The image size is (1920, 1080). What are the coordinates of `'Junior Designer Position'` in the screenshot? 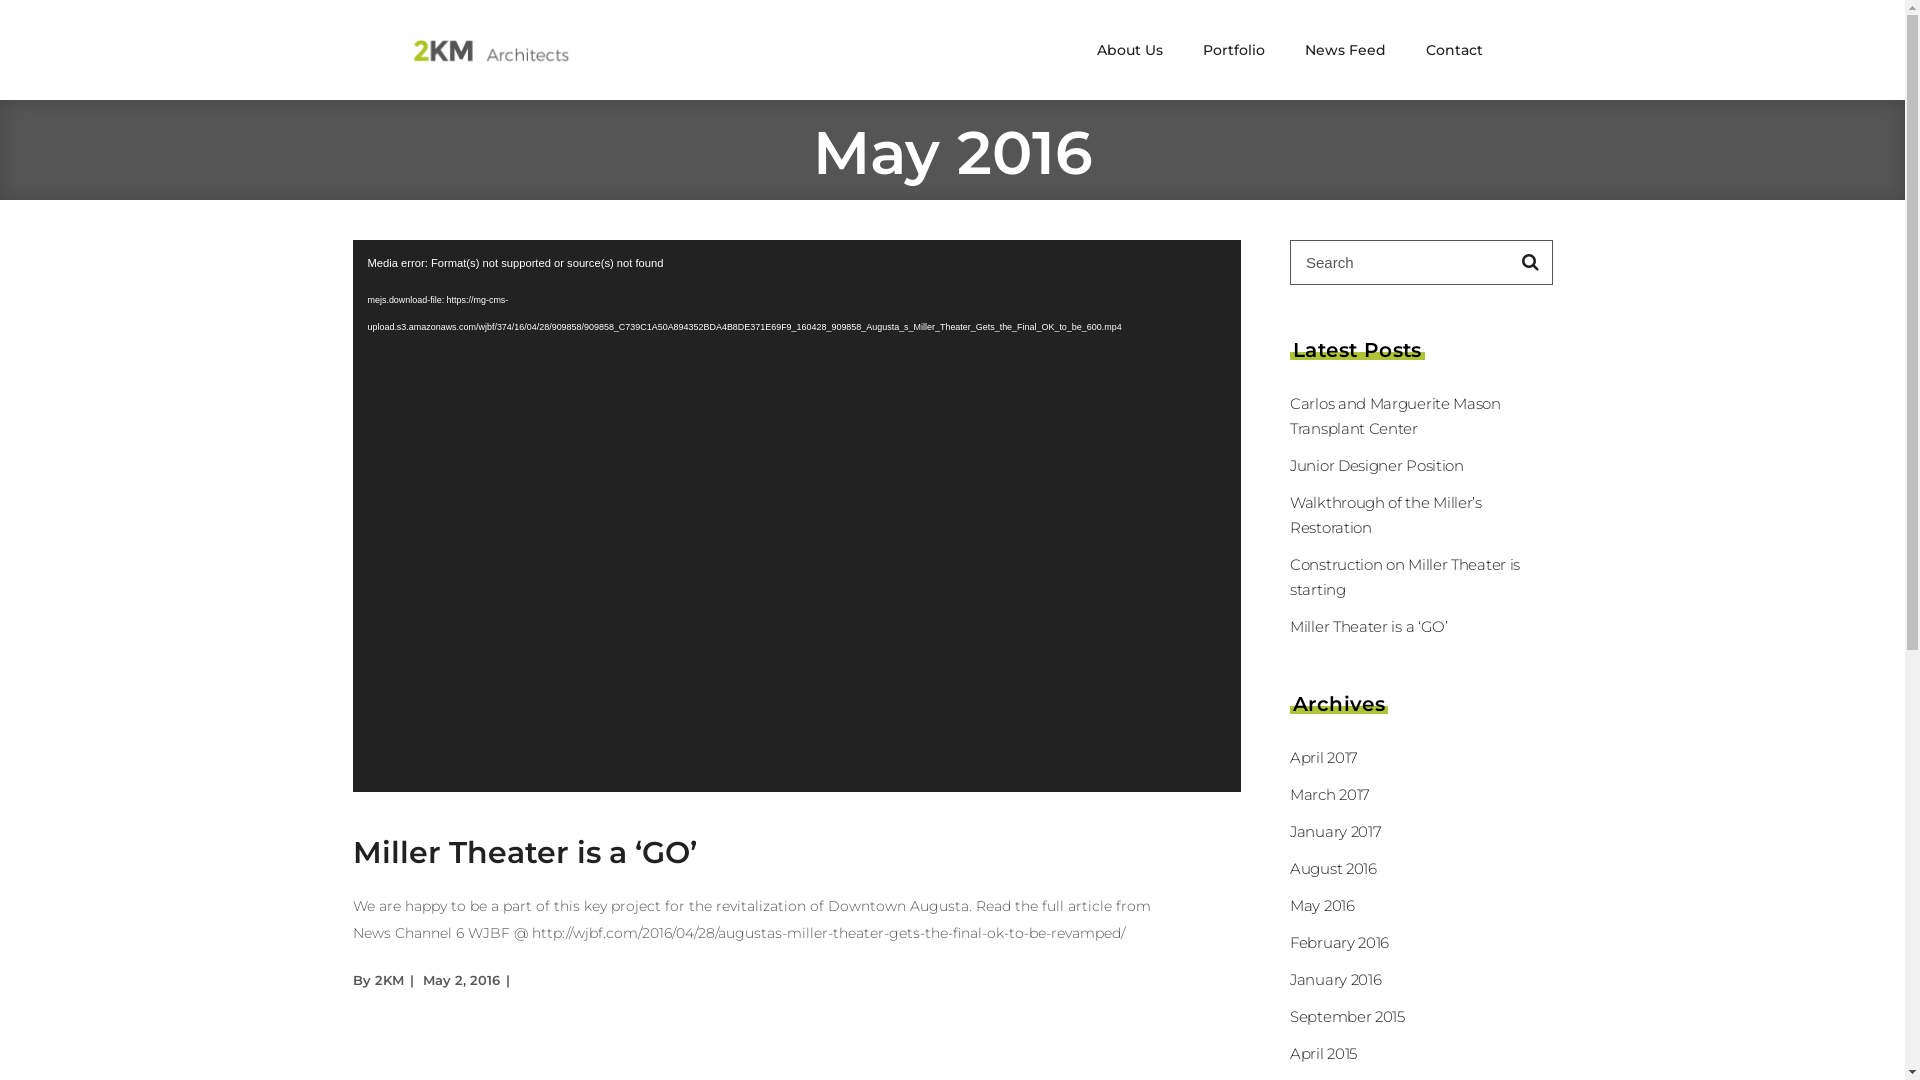 It's located at (1376, 465).